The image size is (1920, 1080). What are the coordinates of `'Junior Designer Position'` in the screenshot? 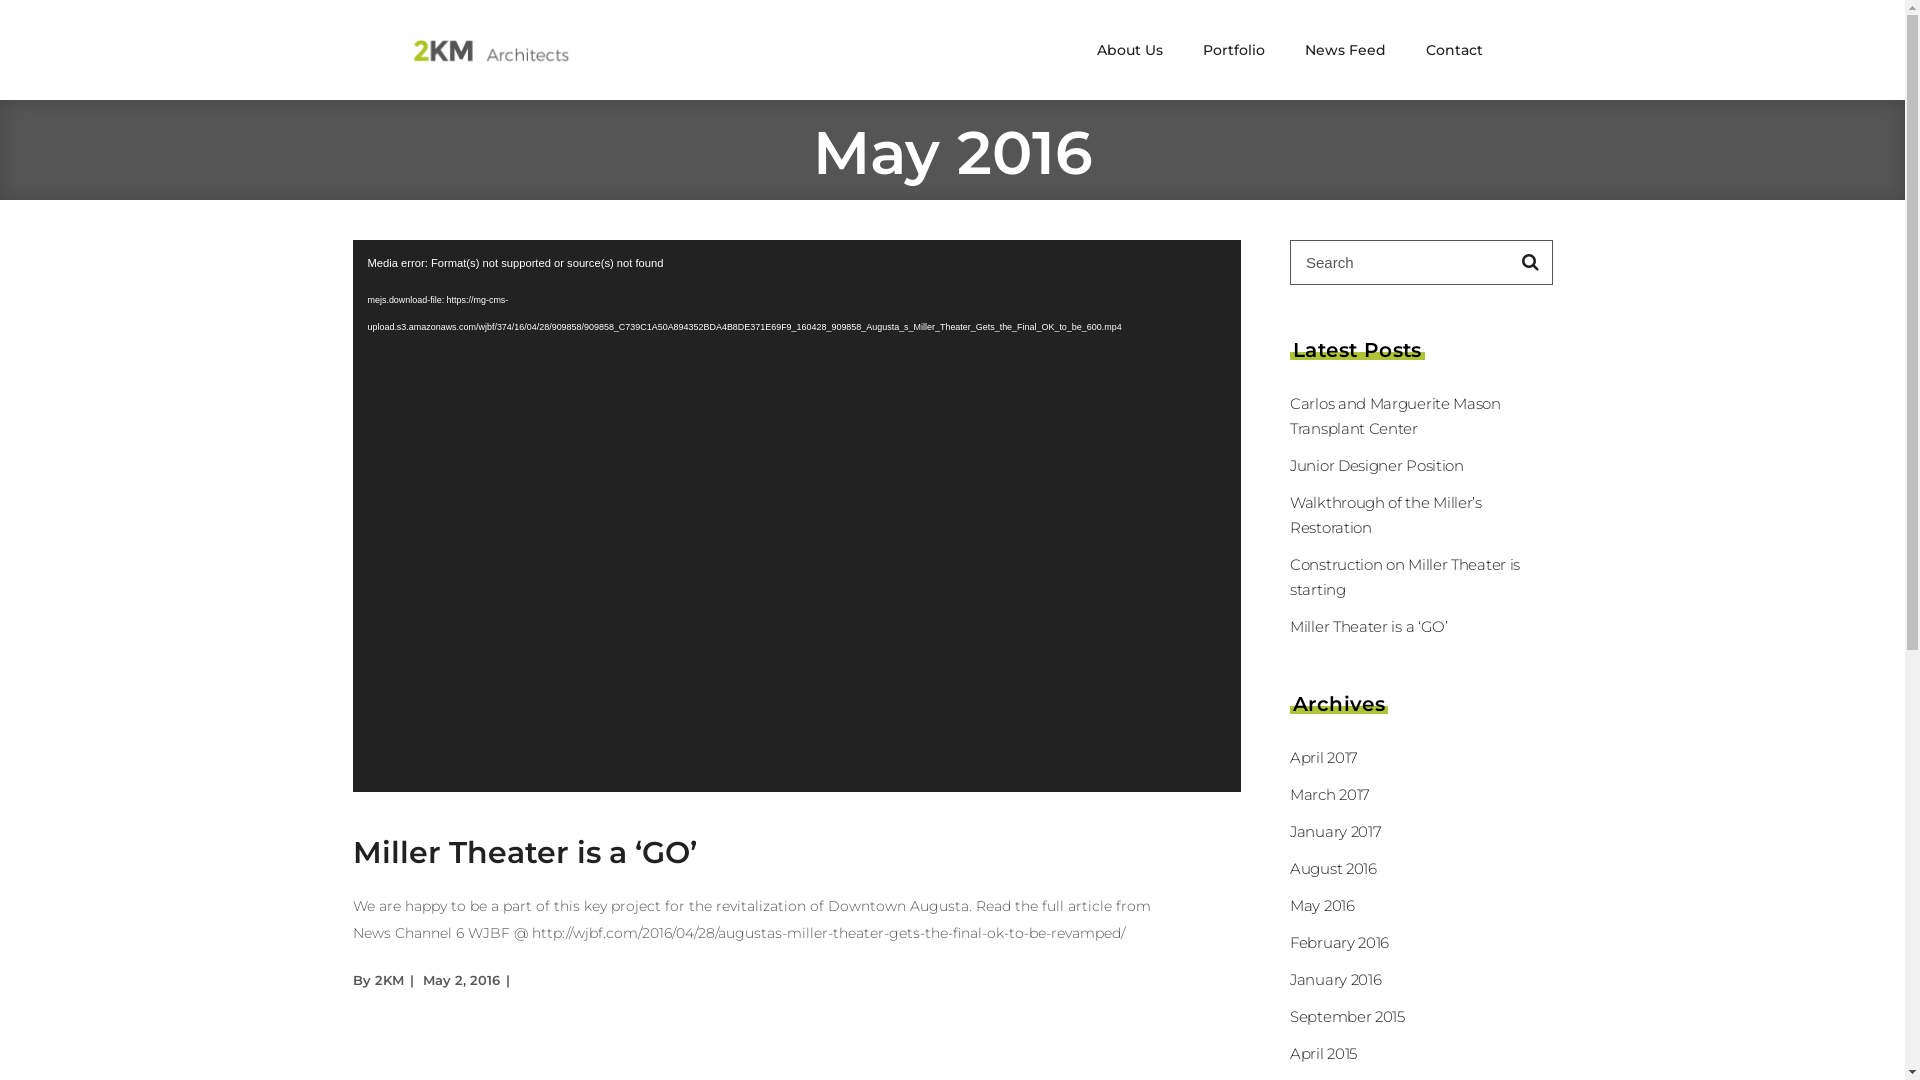 It's located at (1376, 465).